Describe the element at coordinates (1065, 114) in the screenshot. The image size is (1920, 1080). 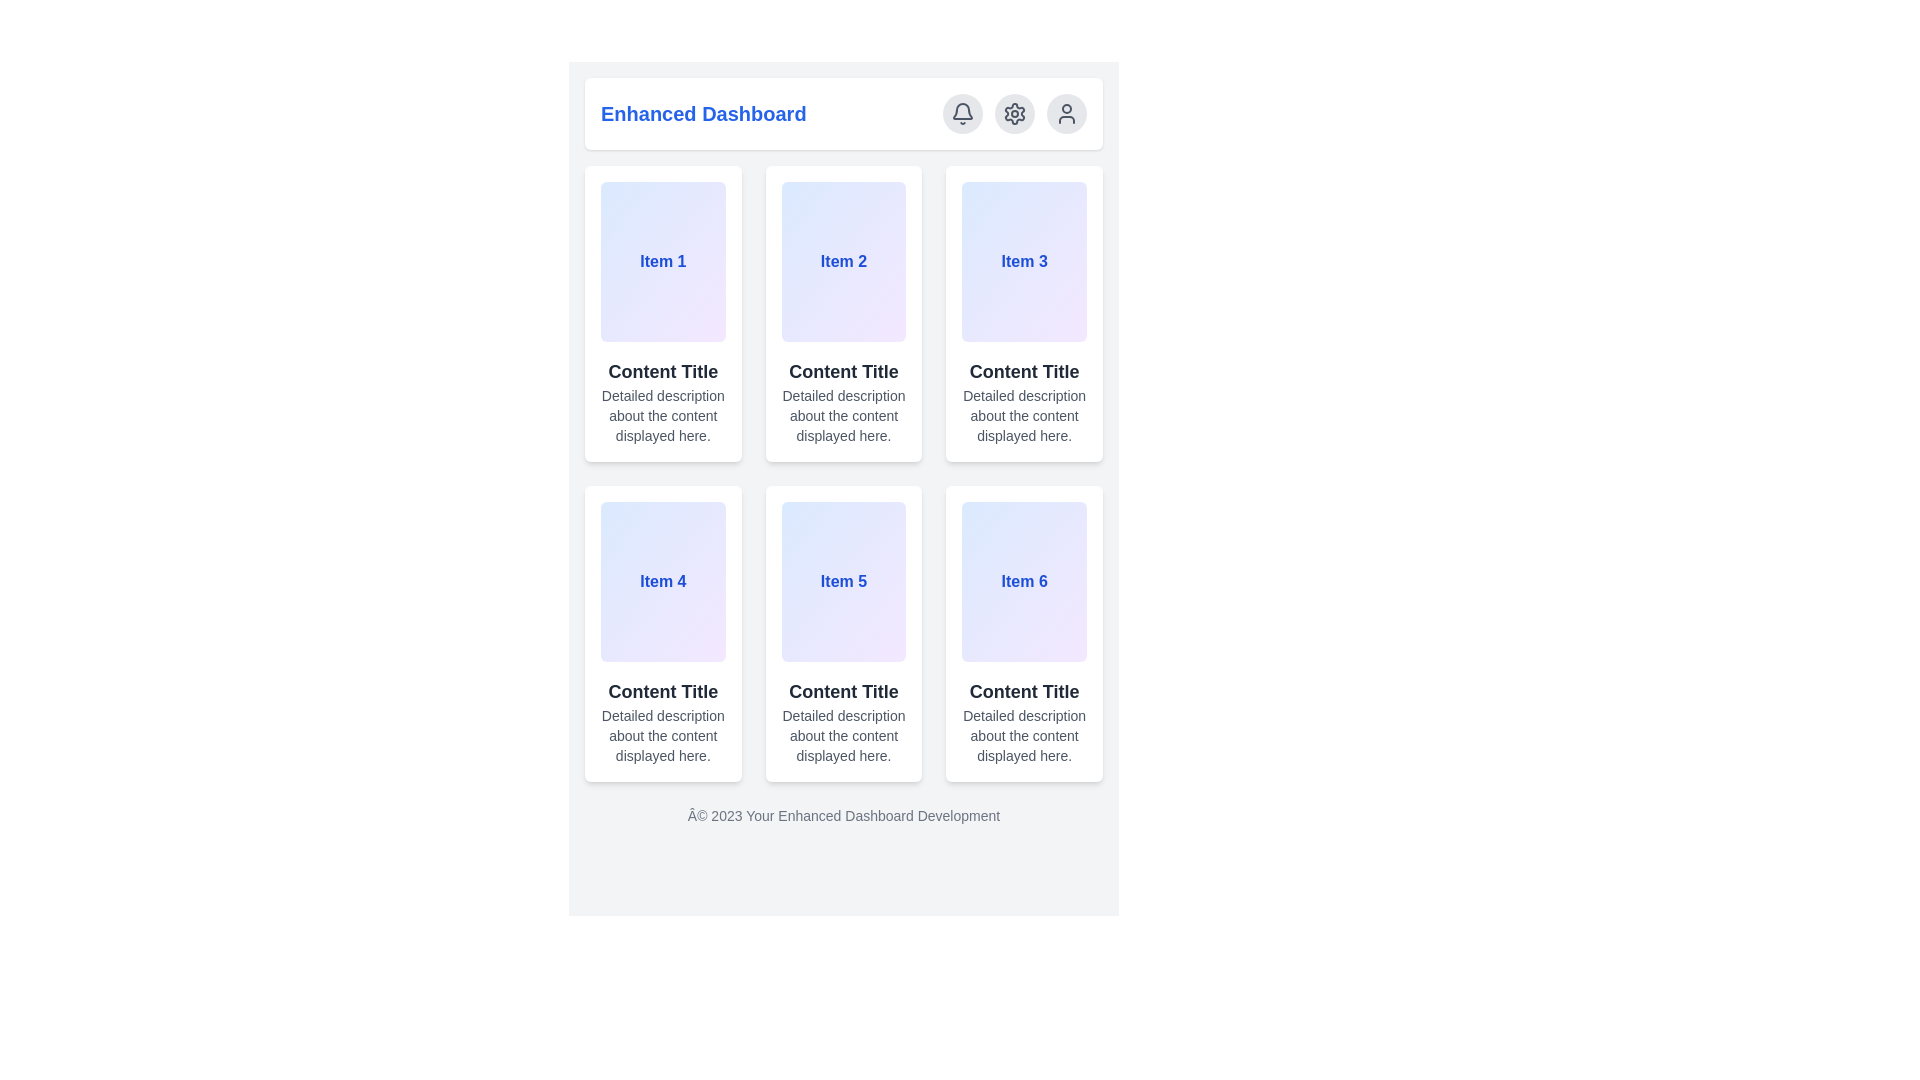
I see `the third circular button in the top-right corner of the interface` at that location.